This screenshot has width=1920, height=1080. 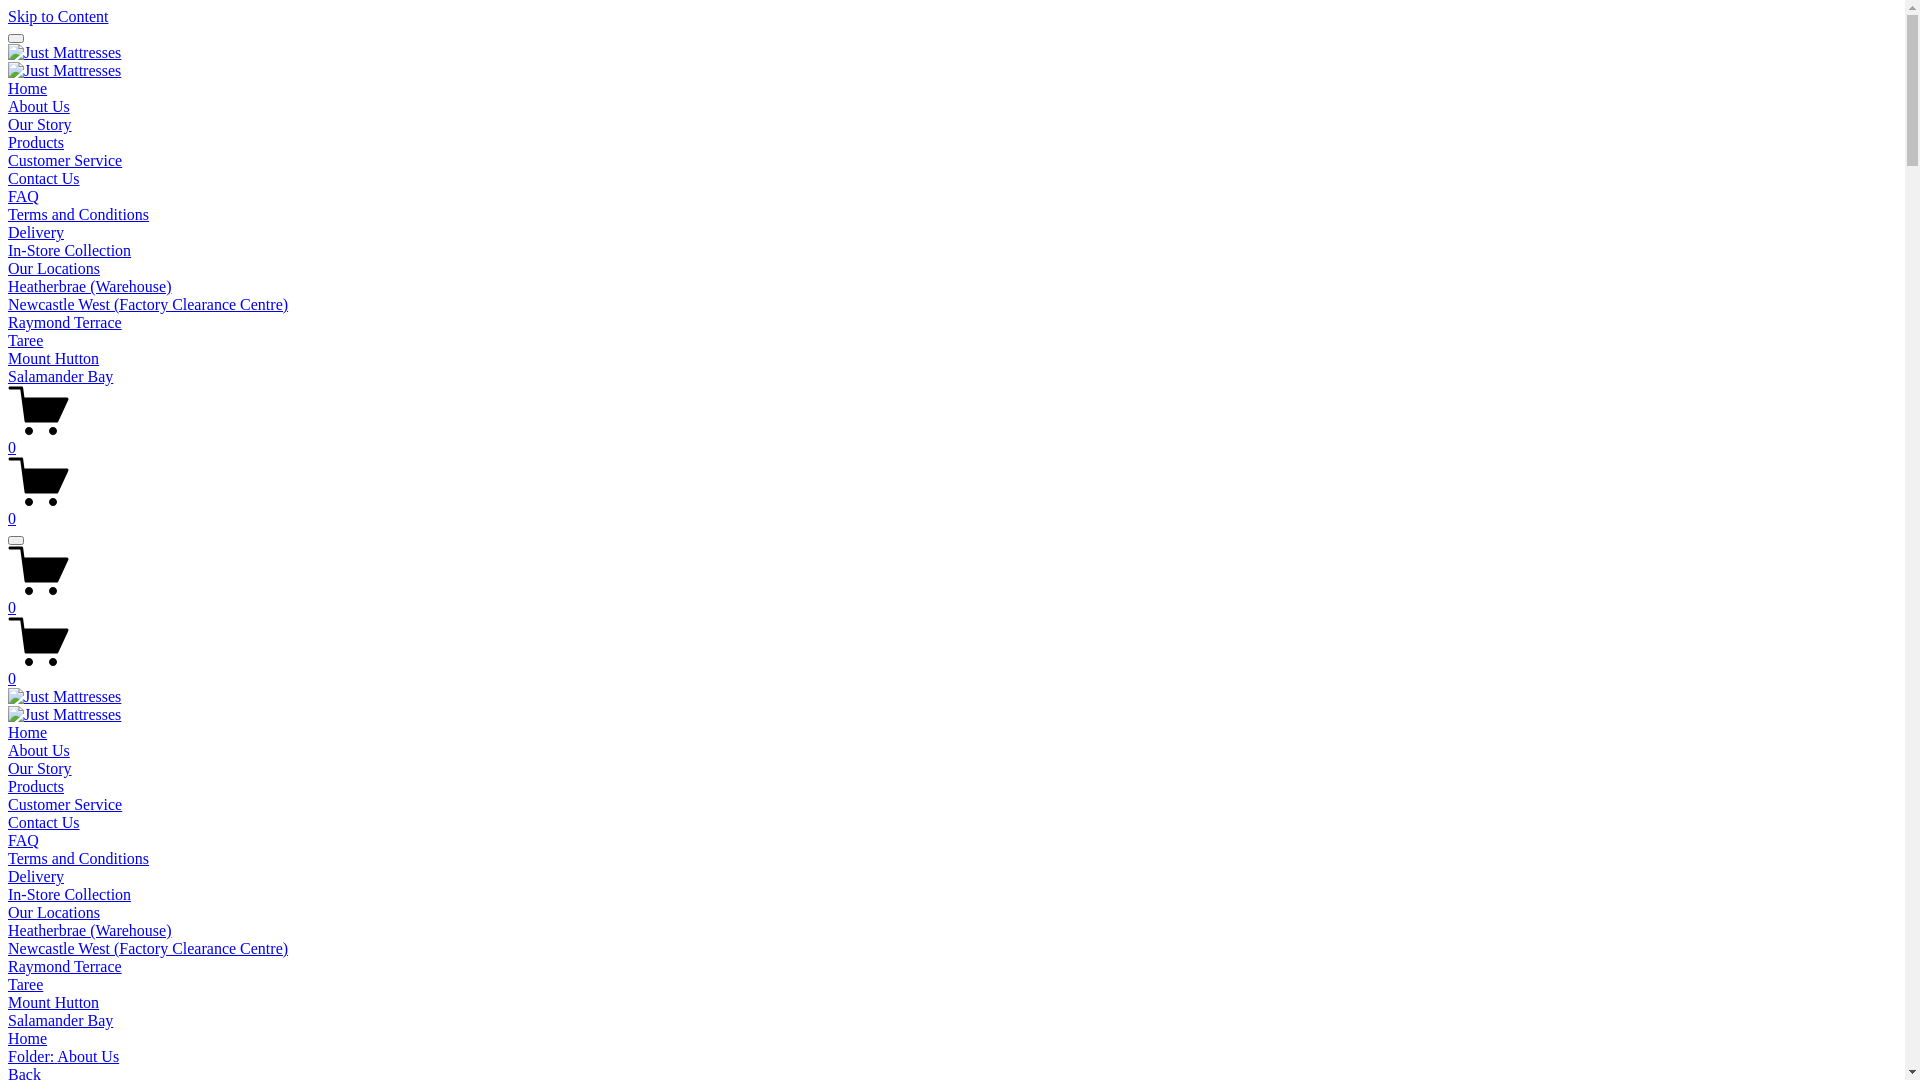 I want to click on 'Skip to Content', so click(x=57, y=16).